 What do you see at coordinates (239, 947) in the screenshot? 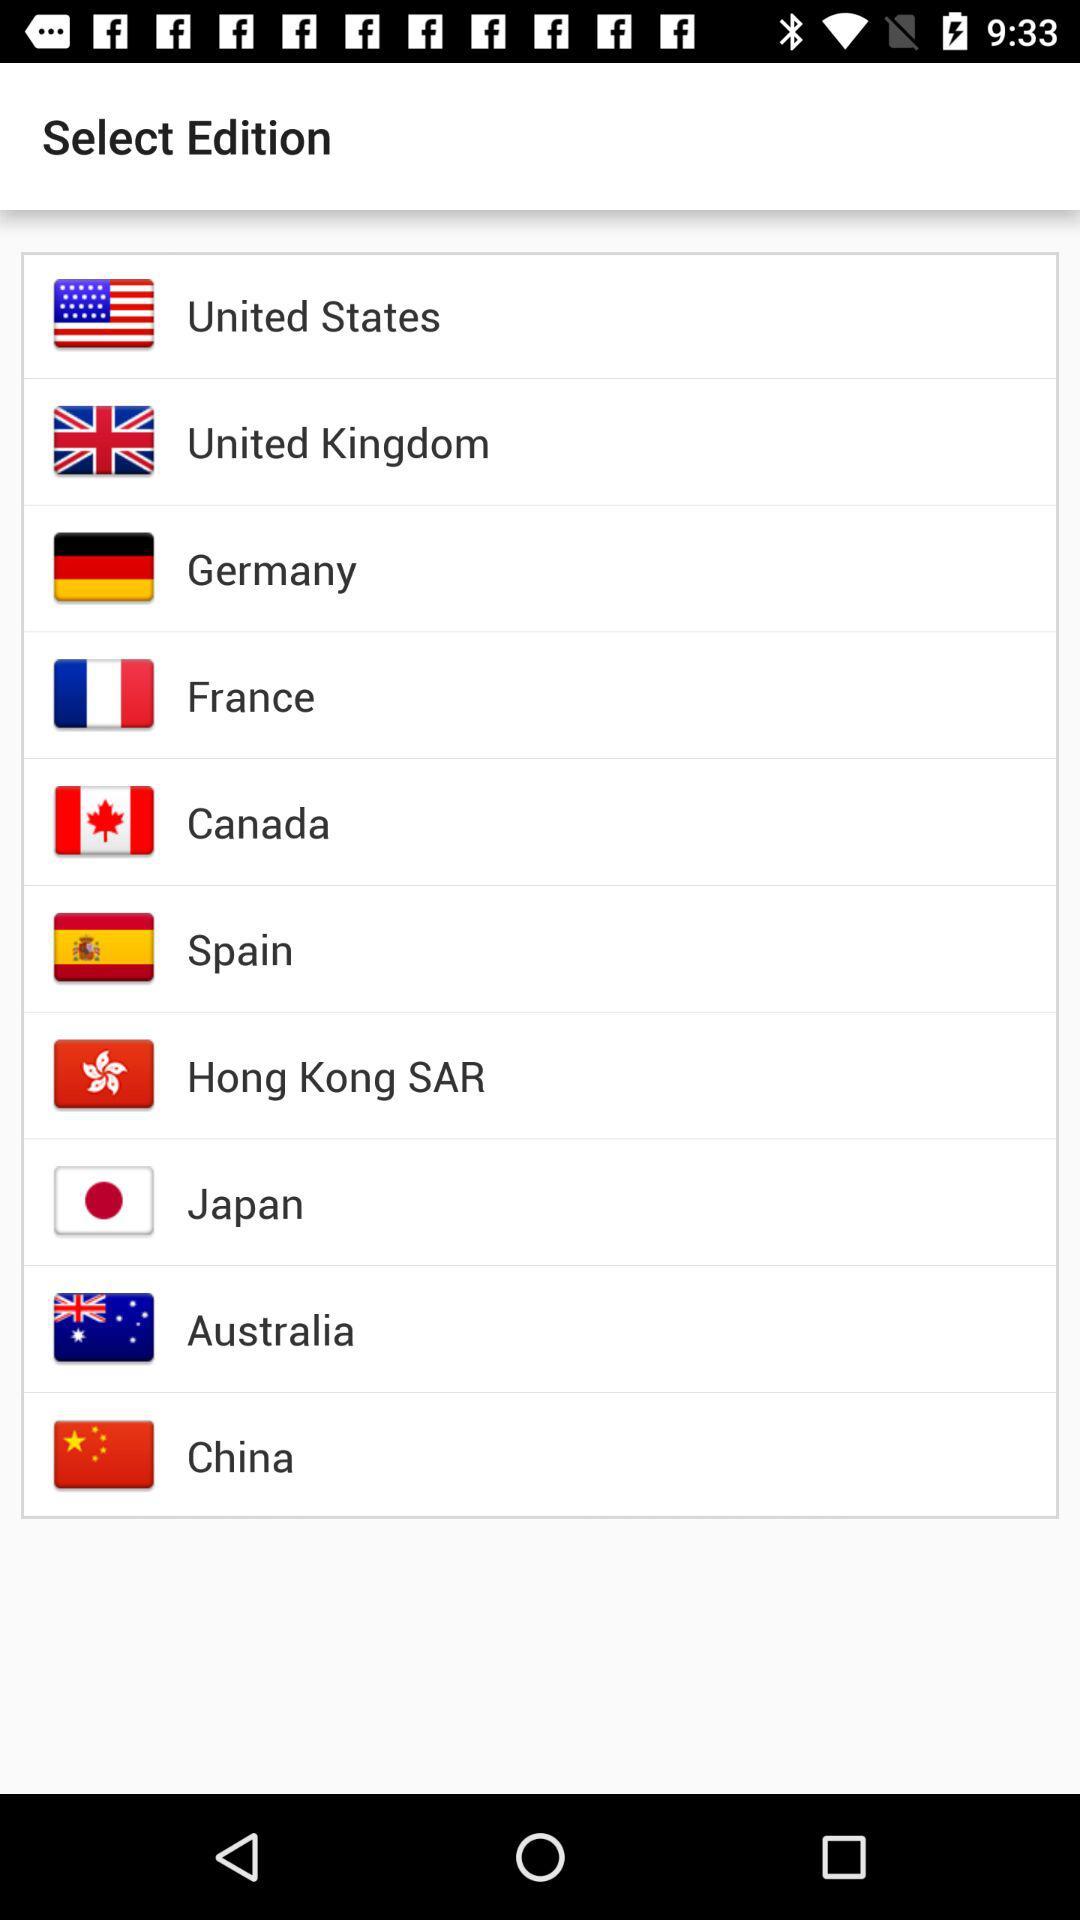
I see `the icon below the canada icon` at bounding box center [239, 947].